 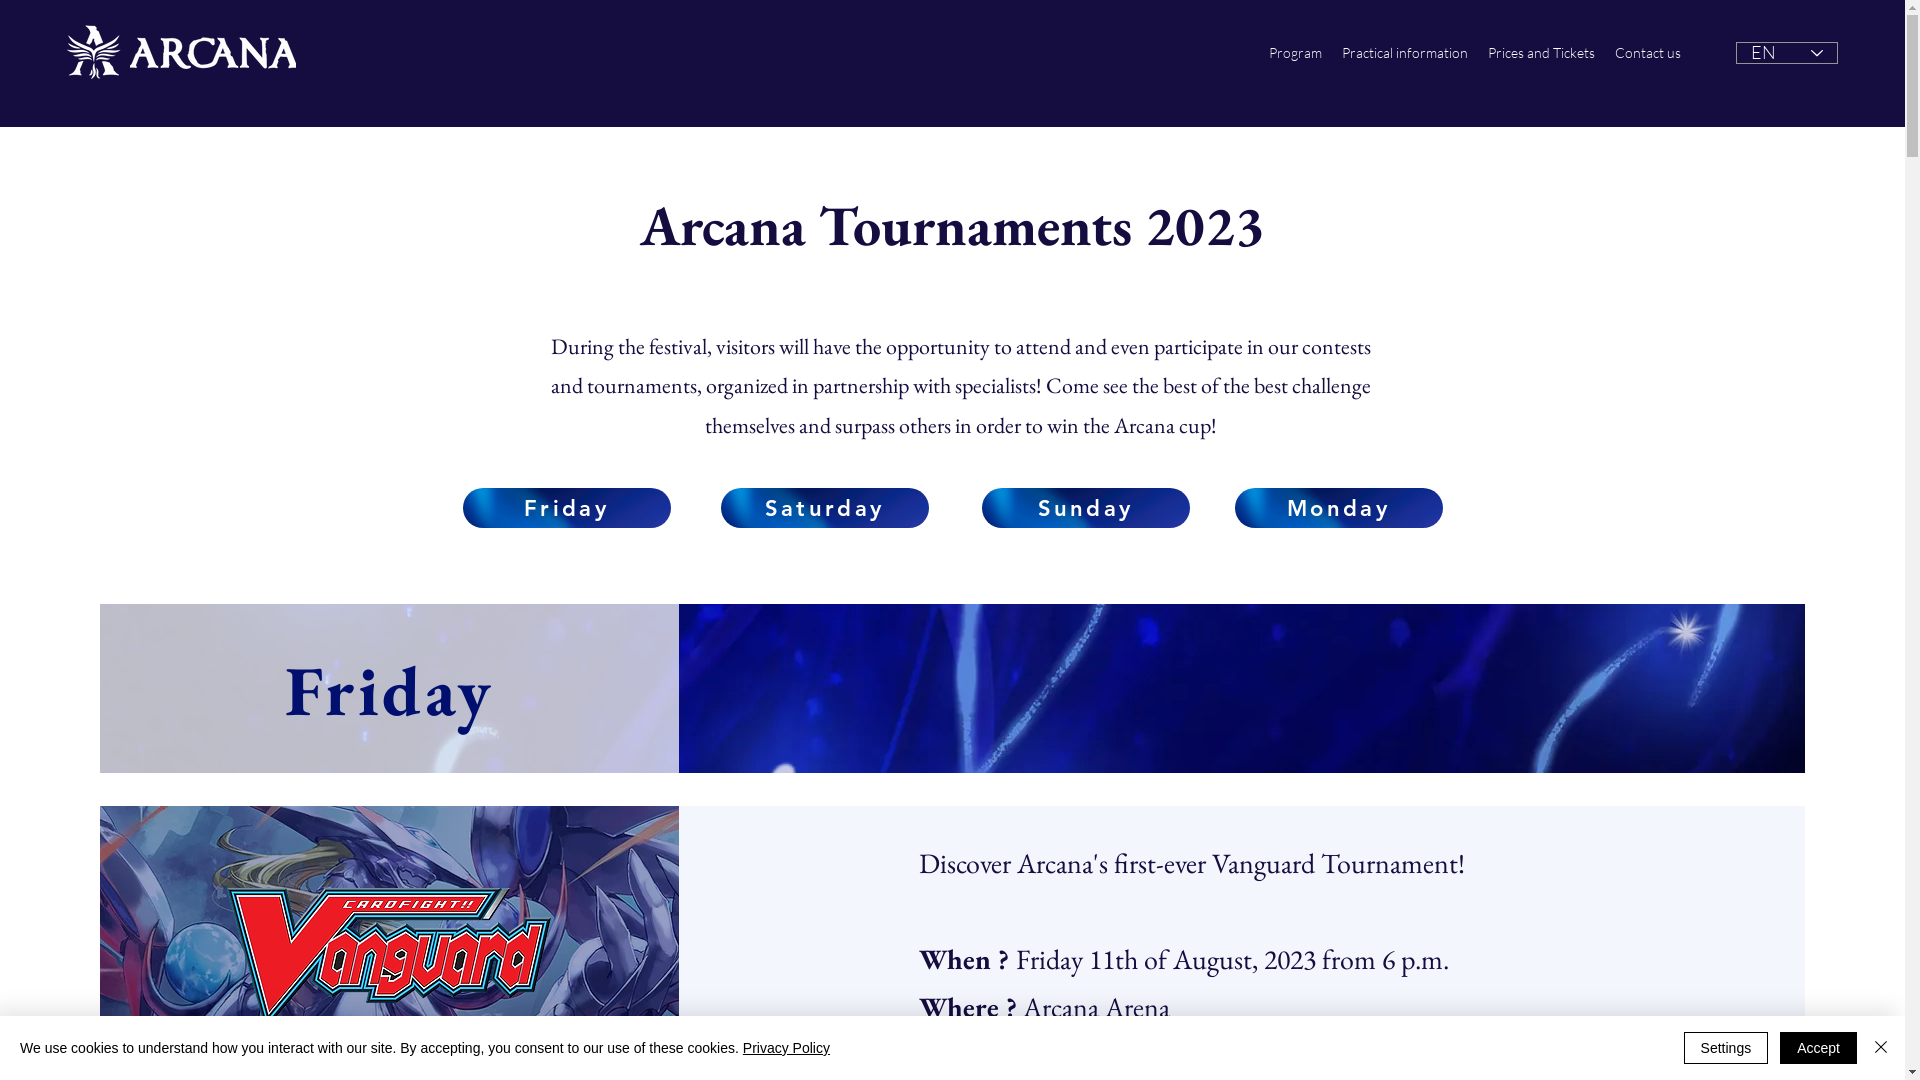 I want to click on 'Monday', so click(x=1338, y=507).